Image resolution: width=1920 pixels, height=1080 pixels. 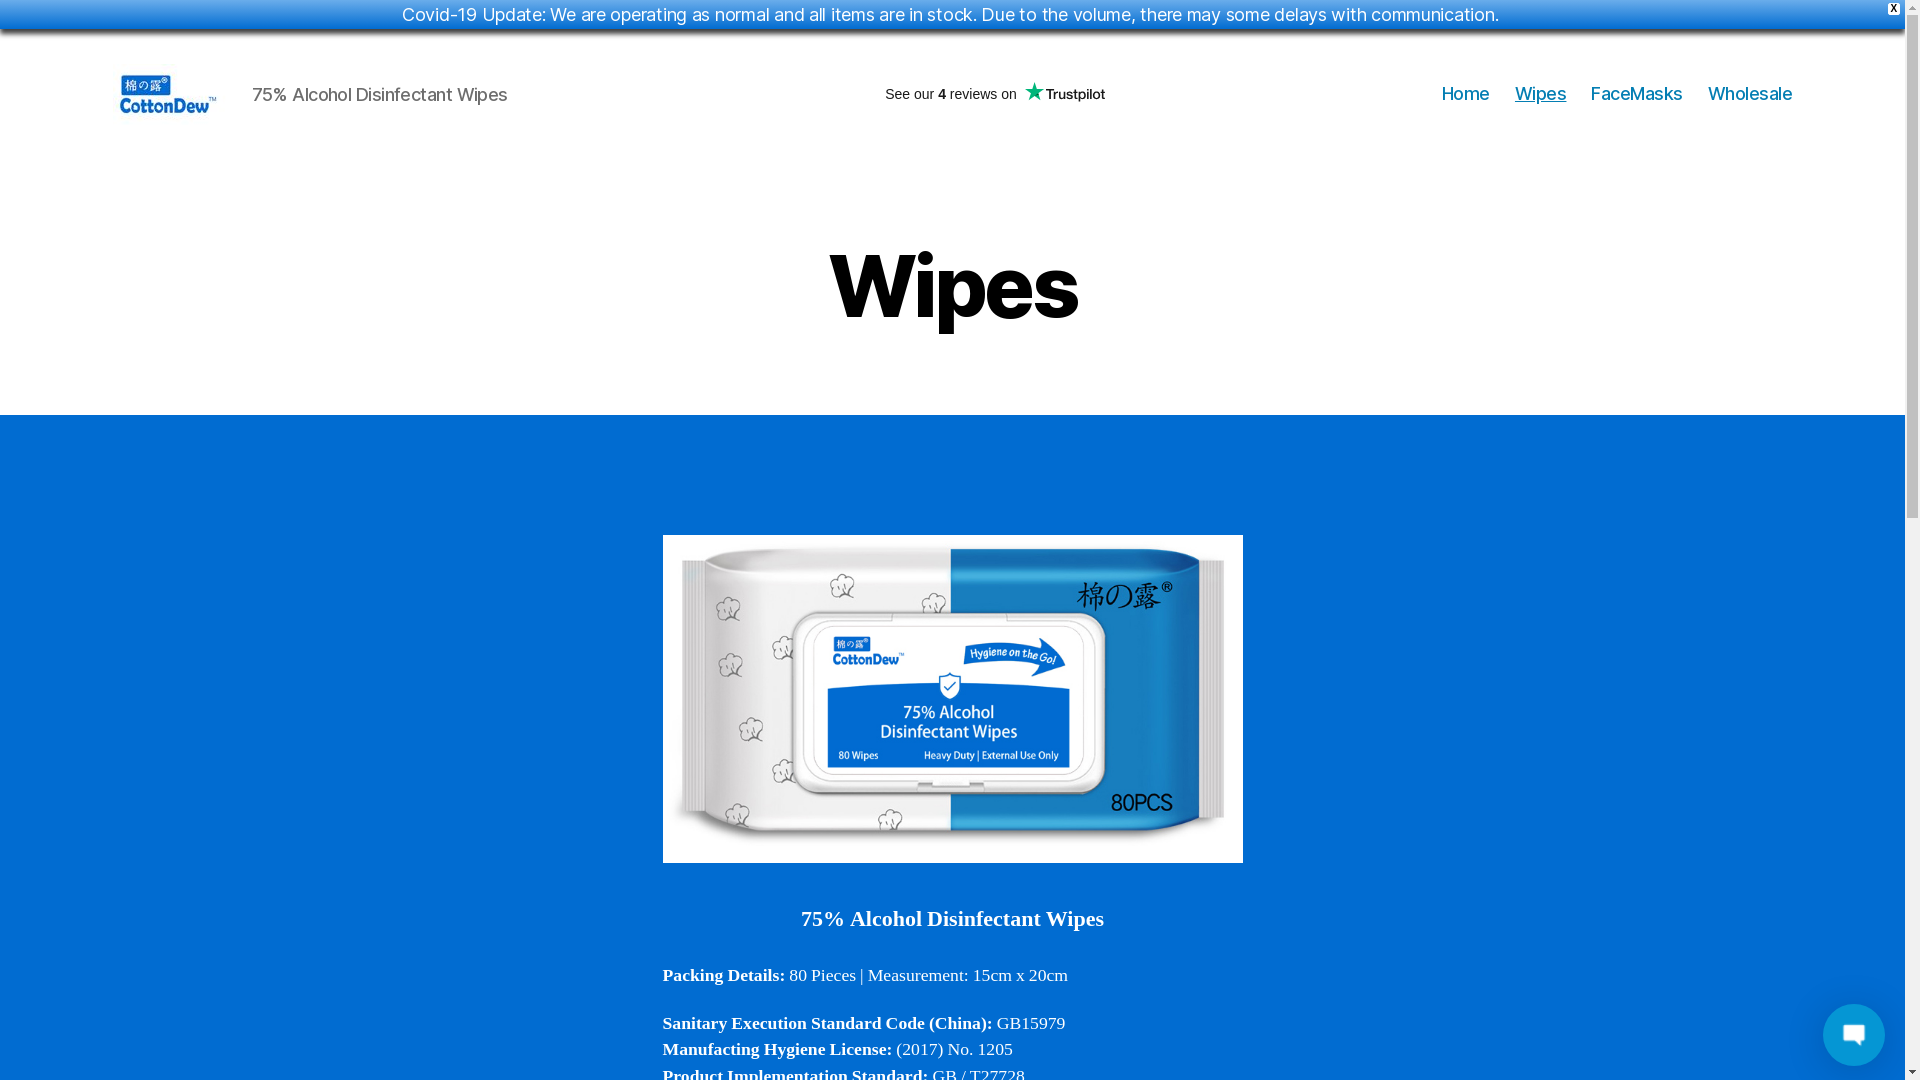 I want to click on 'Wholesale', so click(x=1707, y=93).